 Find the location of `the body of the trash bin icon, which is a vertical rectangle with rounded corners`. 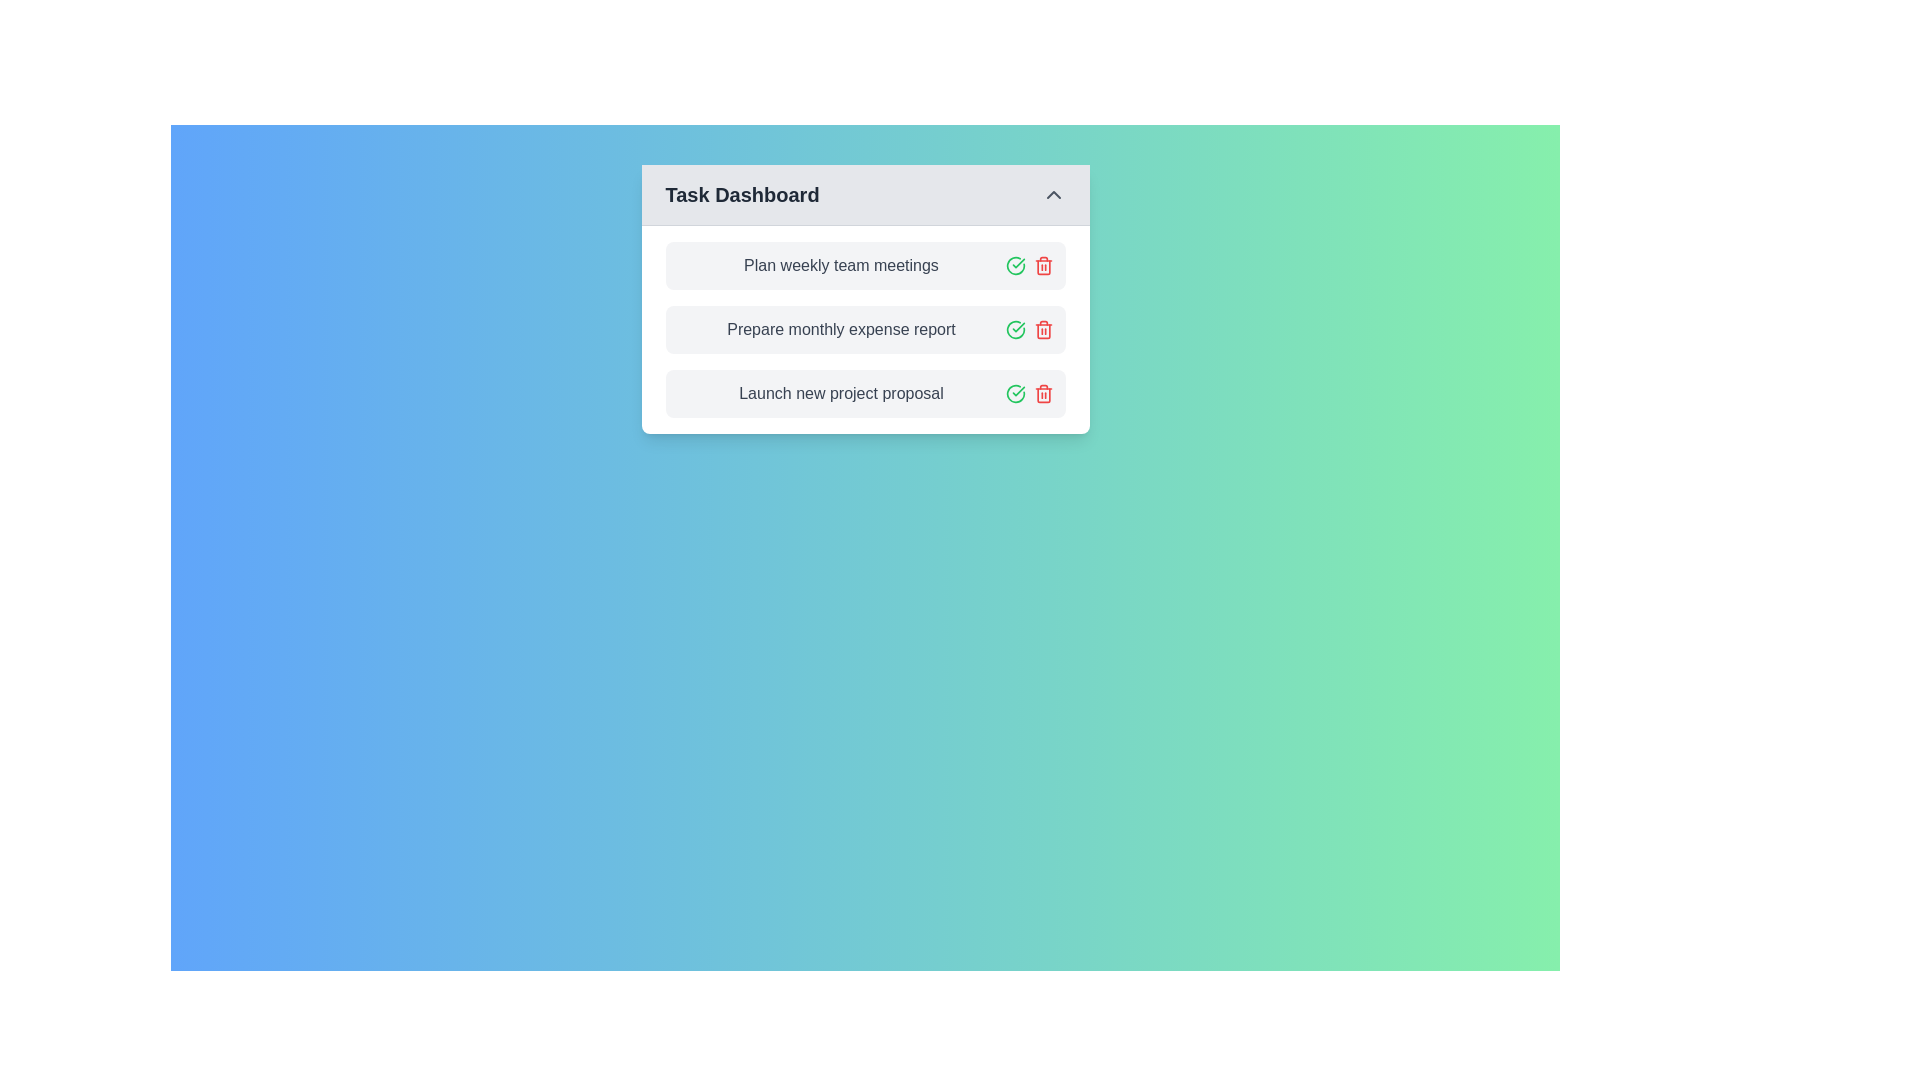

the body of the trash bin icon, which is a vertical rectangle with rounded corners is located at coordinates (1042, 266).